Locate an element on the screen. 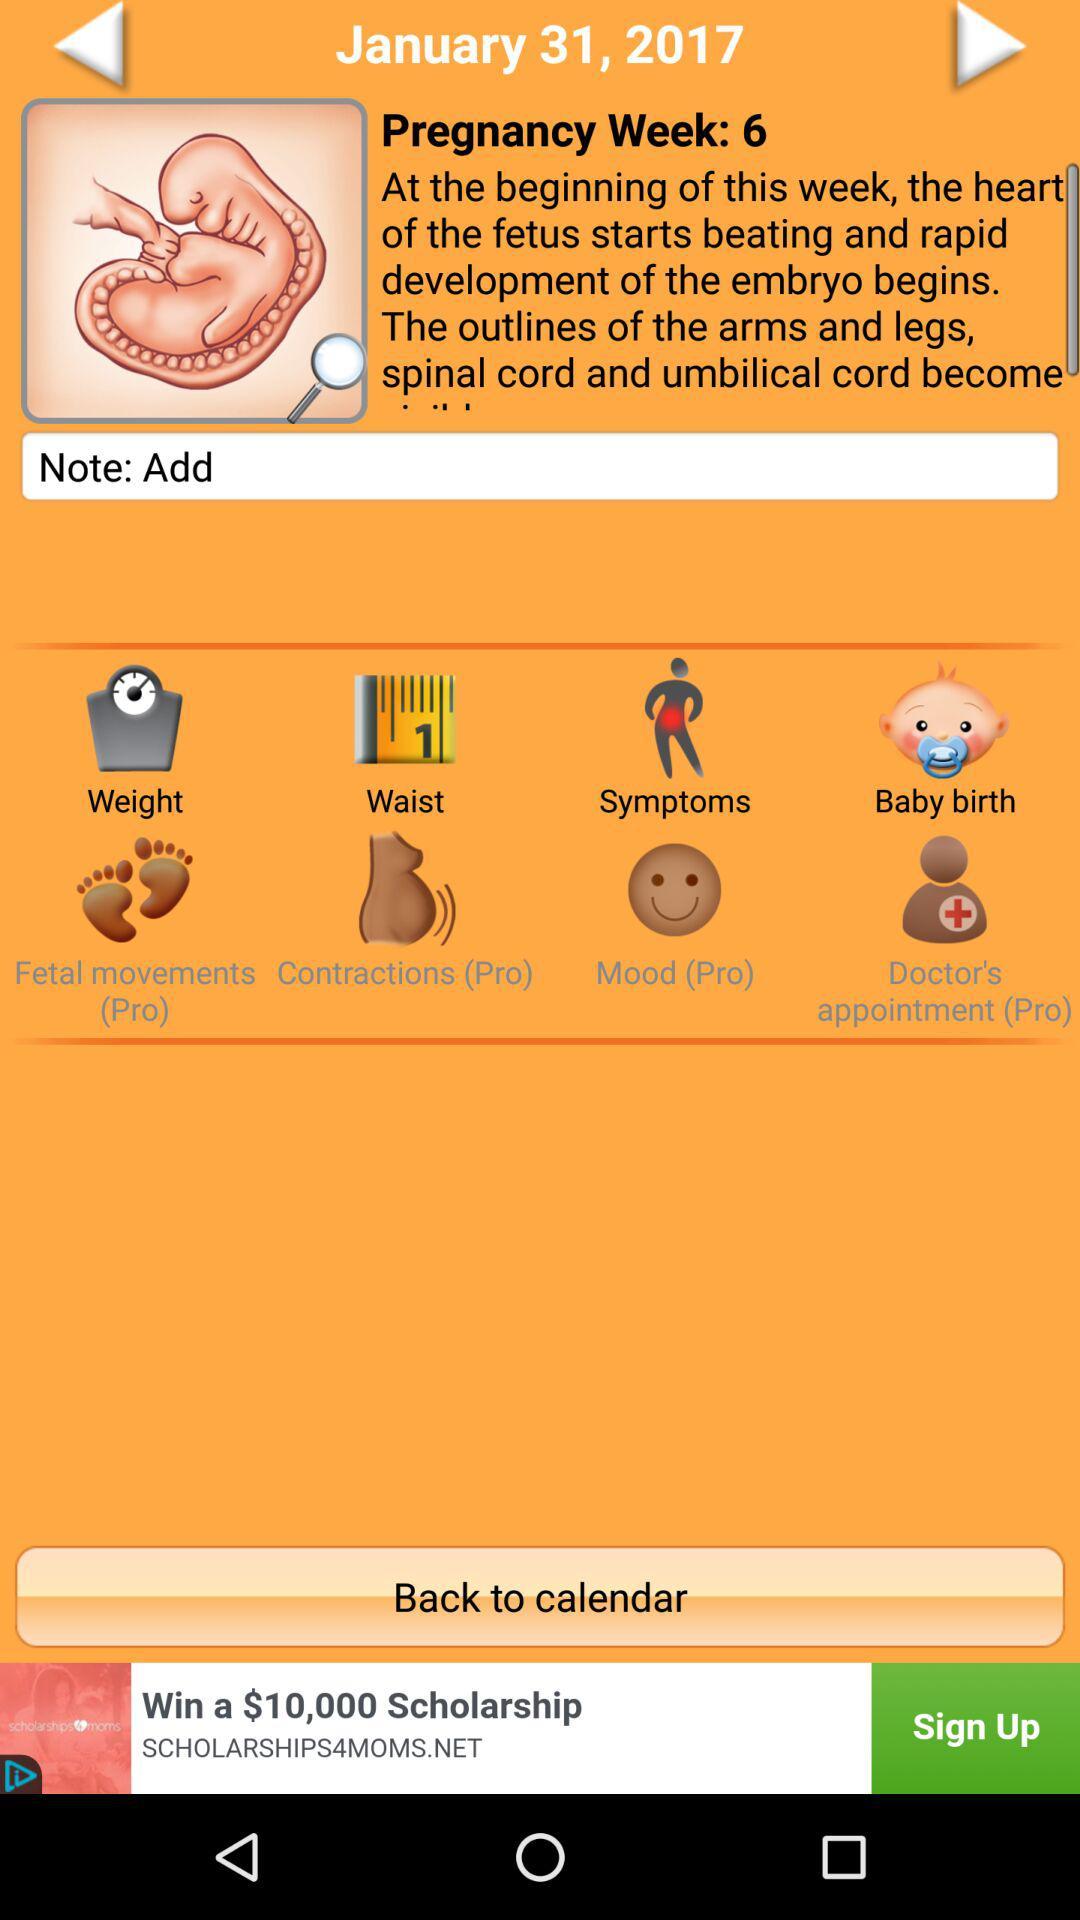 This screenshot has height=1920, width=1080. back is located at coordinates (166, 49).